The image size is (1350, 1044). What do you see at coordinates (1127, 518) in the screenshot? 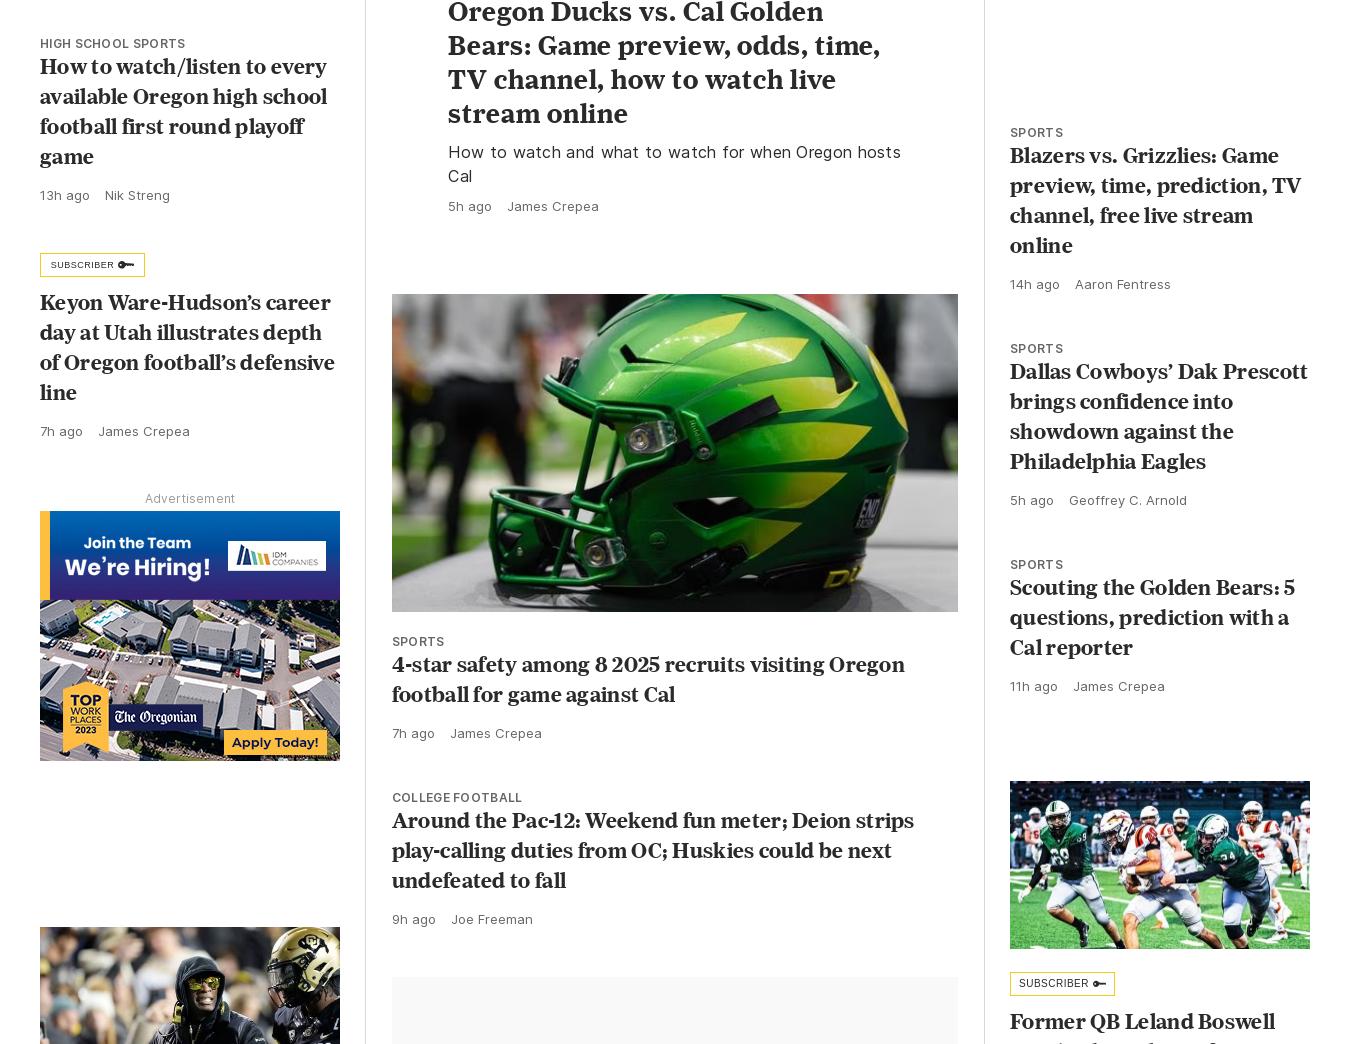
I see `'Geoffrey C. Arnold'` at bounding box center [1127, 518].